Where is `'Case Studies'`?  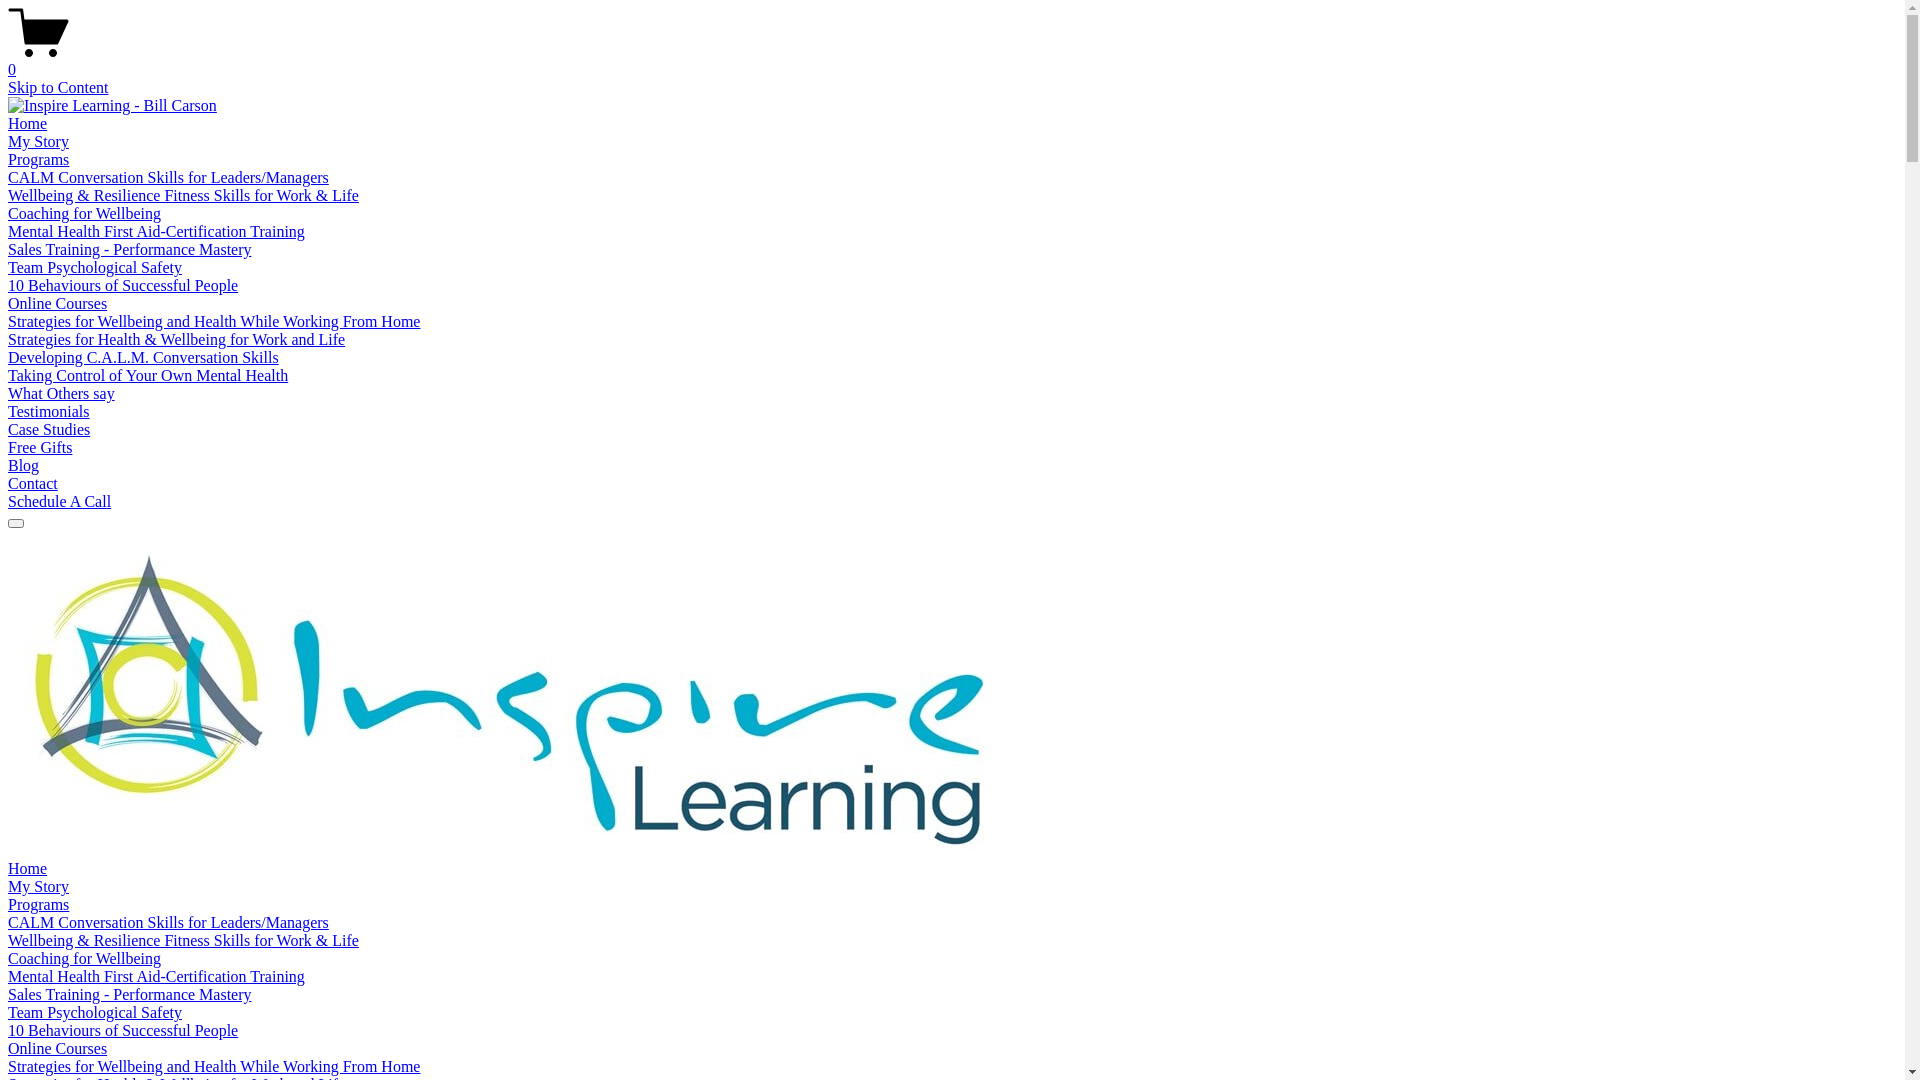 'Case Studies' is located at coordinates (8, 428).